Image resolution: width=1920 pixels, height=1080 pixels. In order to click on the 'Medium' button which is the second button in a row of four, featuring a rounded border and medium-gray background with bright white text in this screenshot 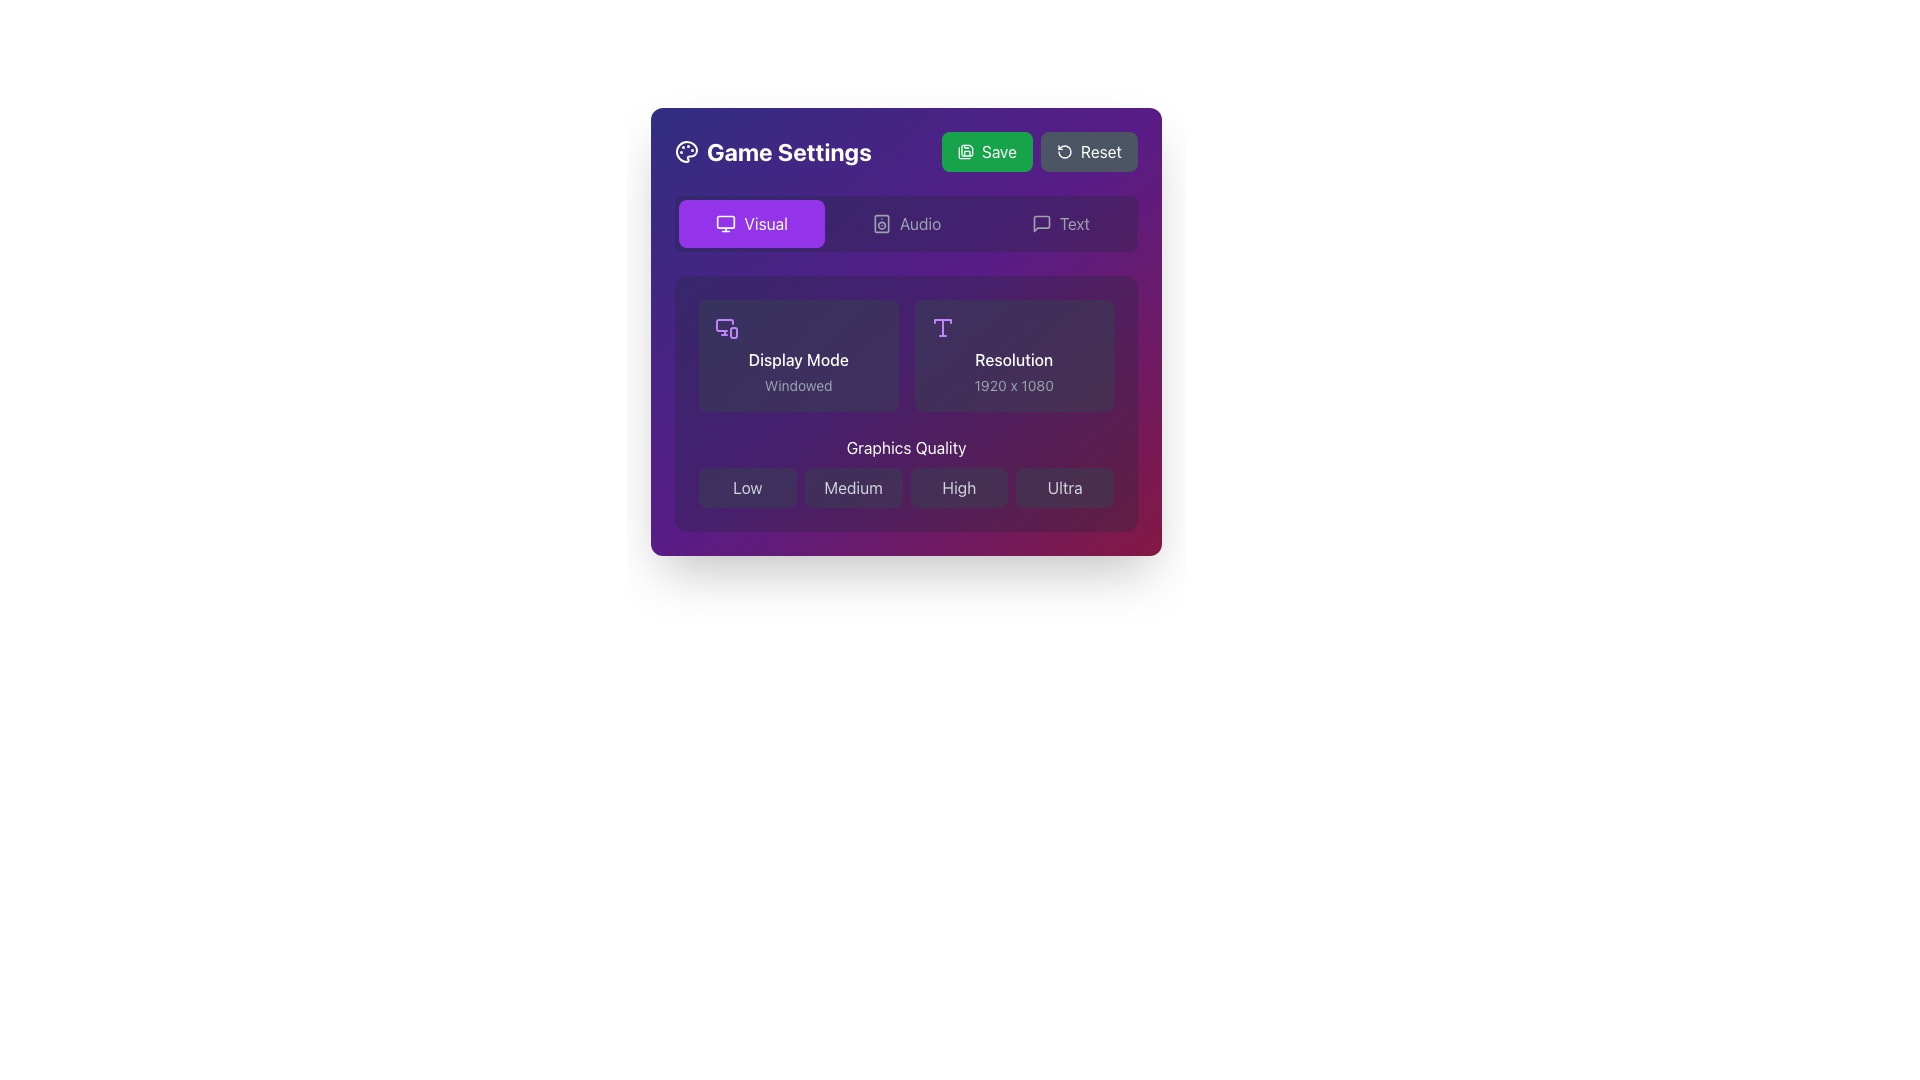, I will do `click(853, 488)`.